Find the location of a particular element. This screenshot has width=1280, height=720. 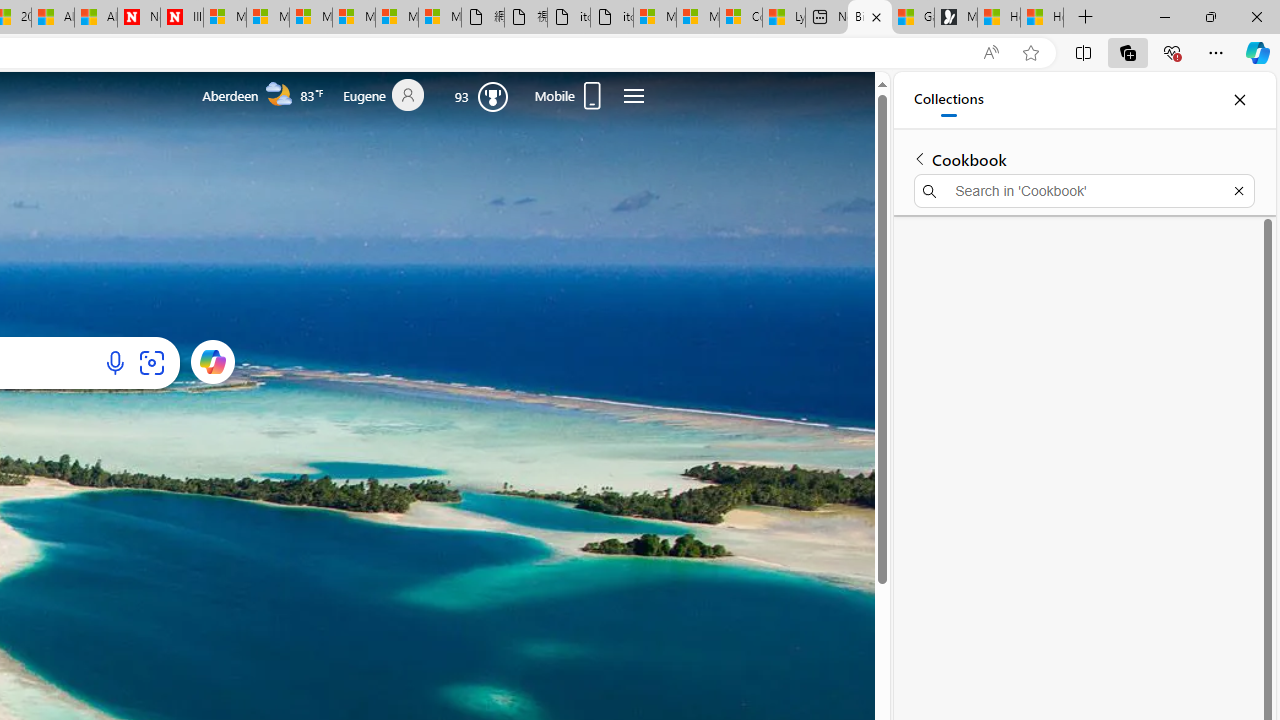

'Search using voice' is located at coordinates (114, 362).